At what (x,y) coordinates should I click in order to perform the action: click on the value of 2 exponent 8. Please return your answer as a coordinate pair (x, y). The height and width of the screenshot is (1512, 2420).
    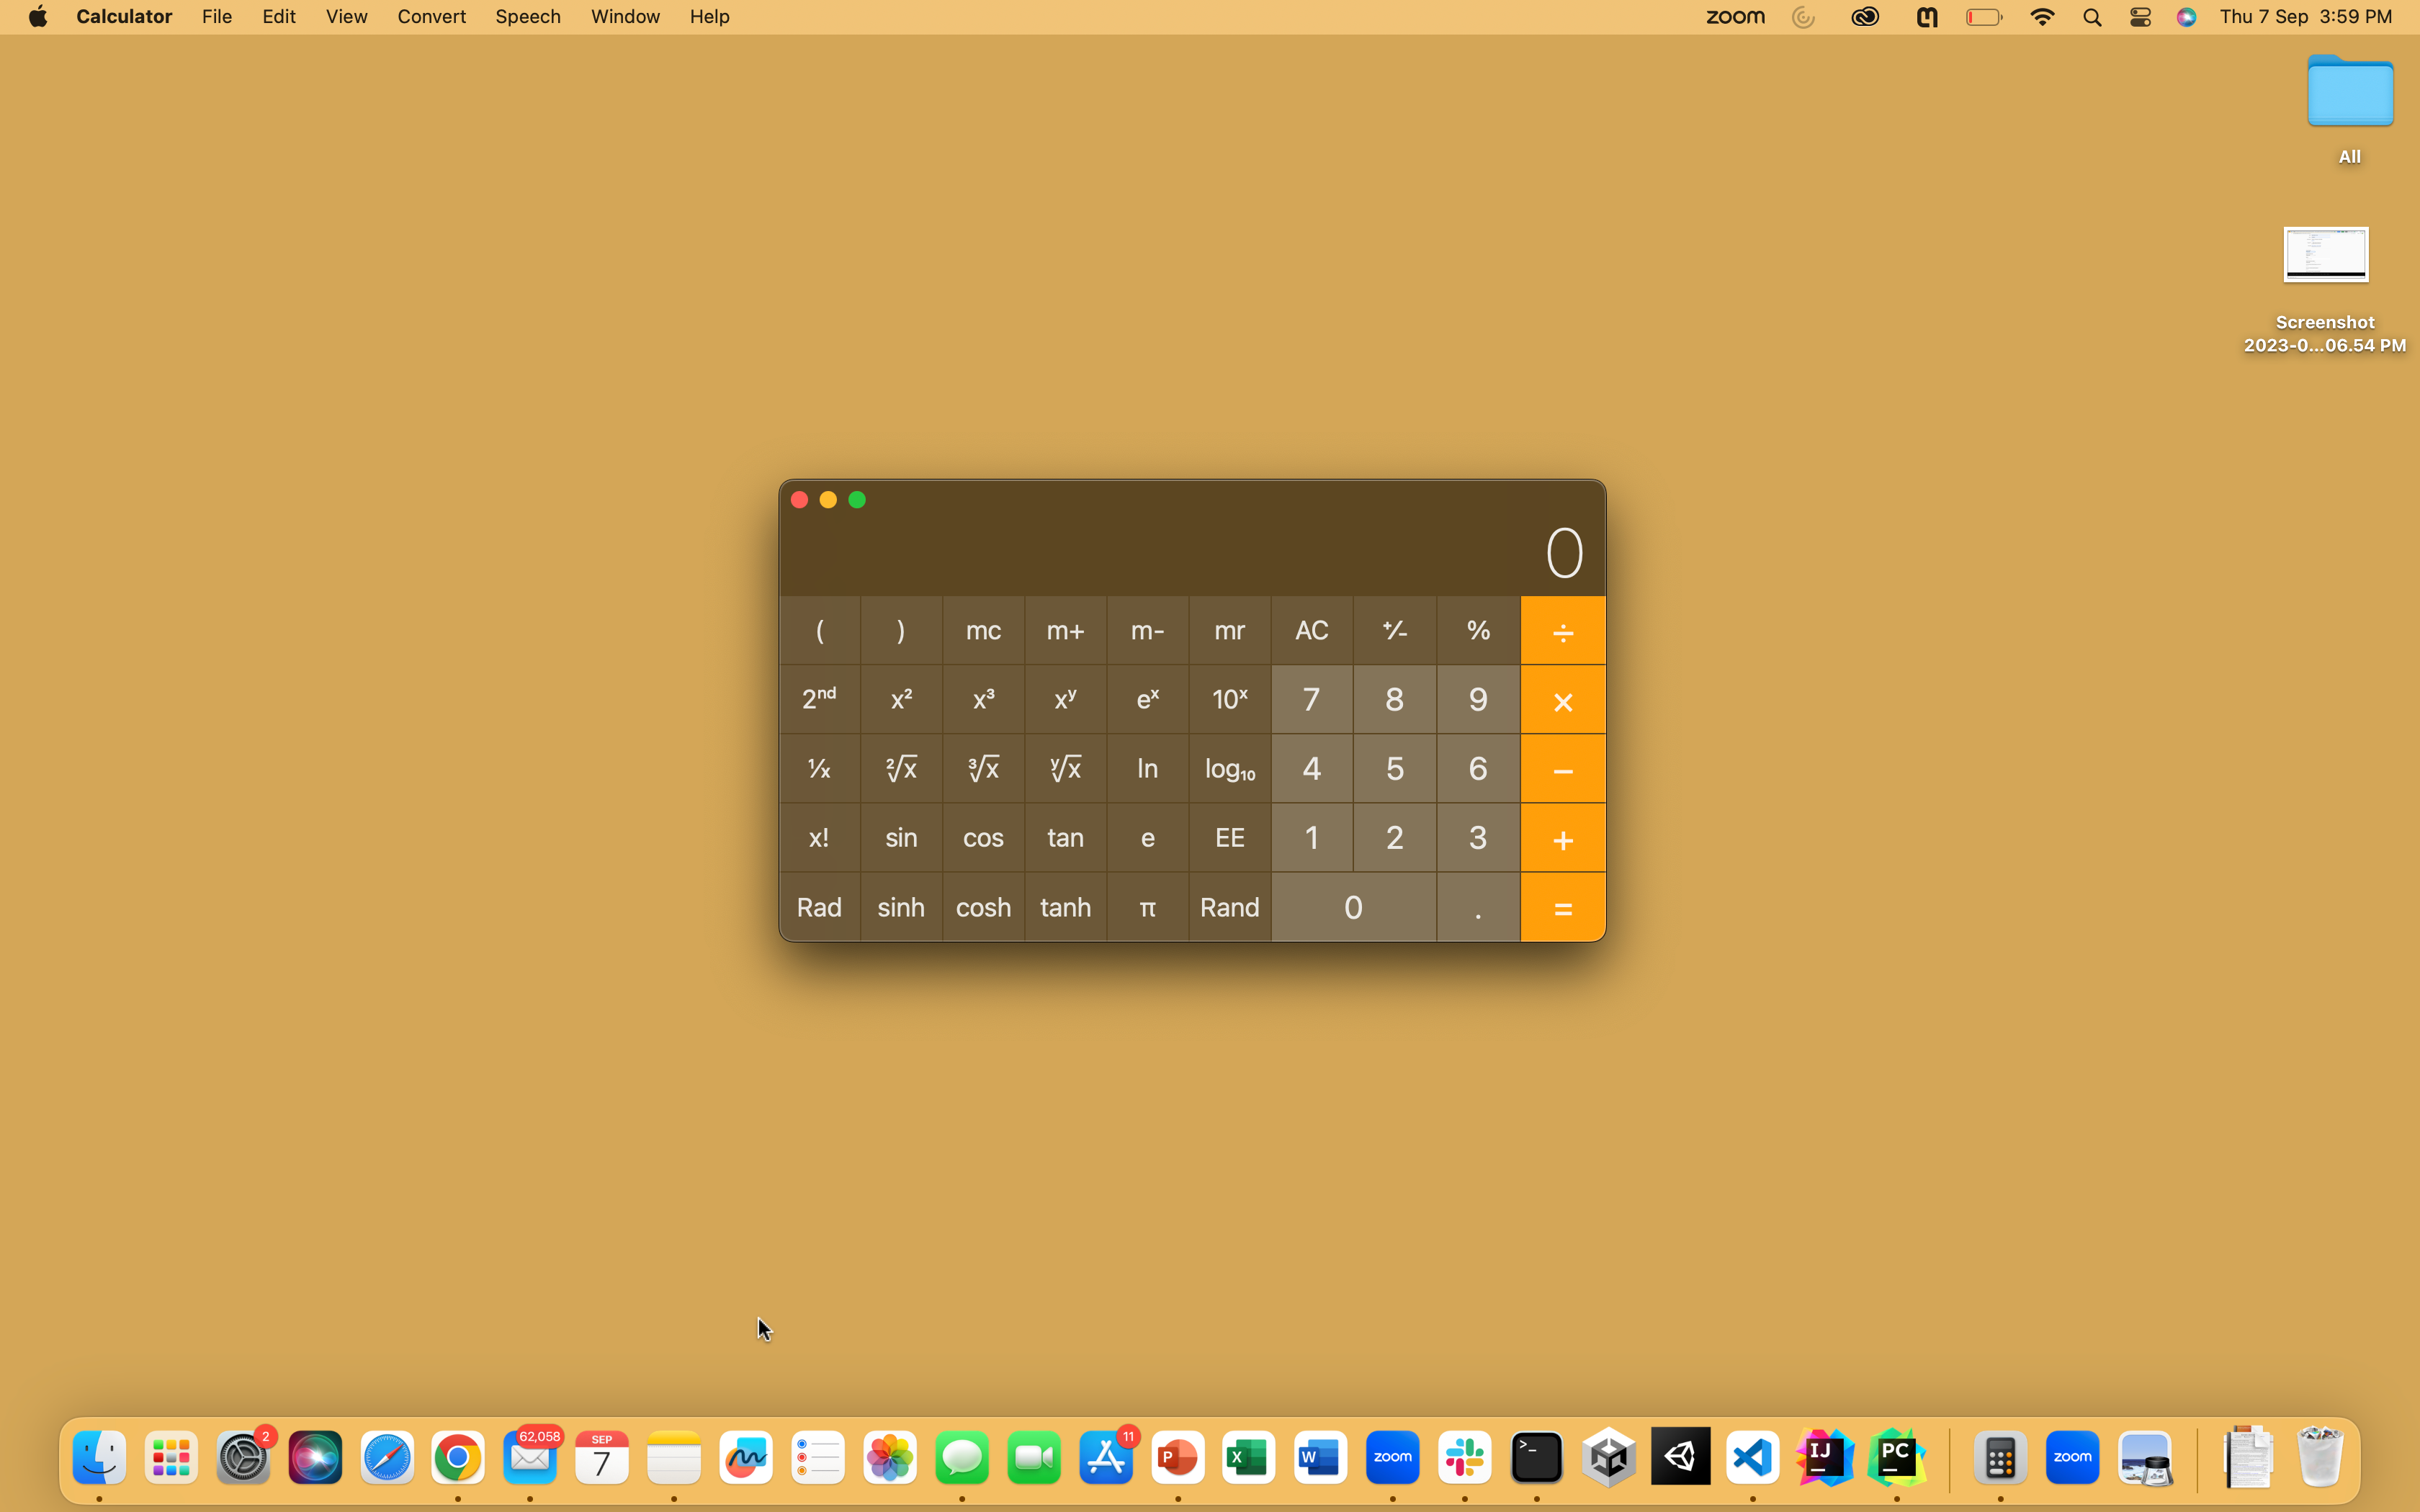
    Looking at the image, I should click on (1394, 834).